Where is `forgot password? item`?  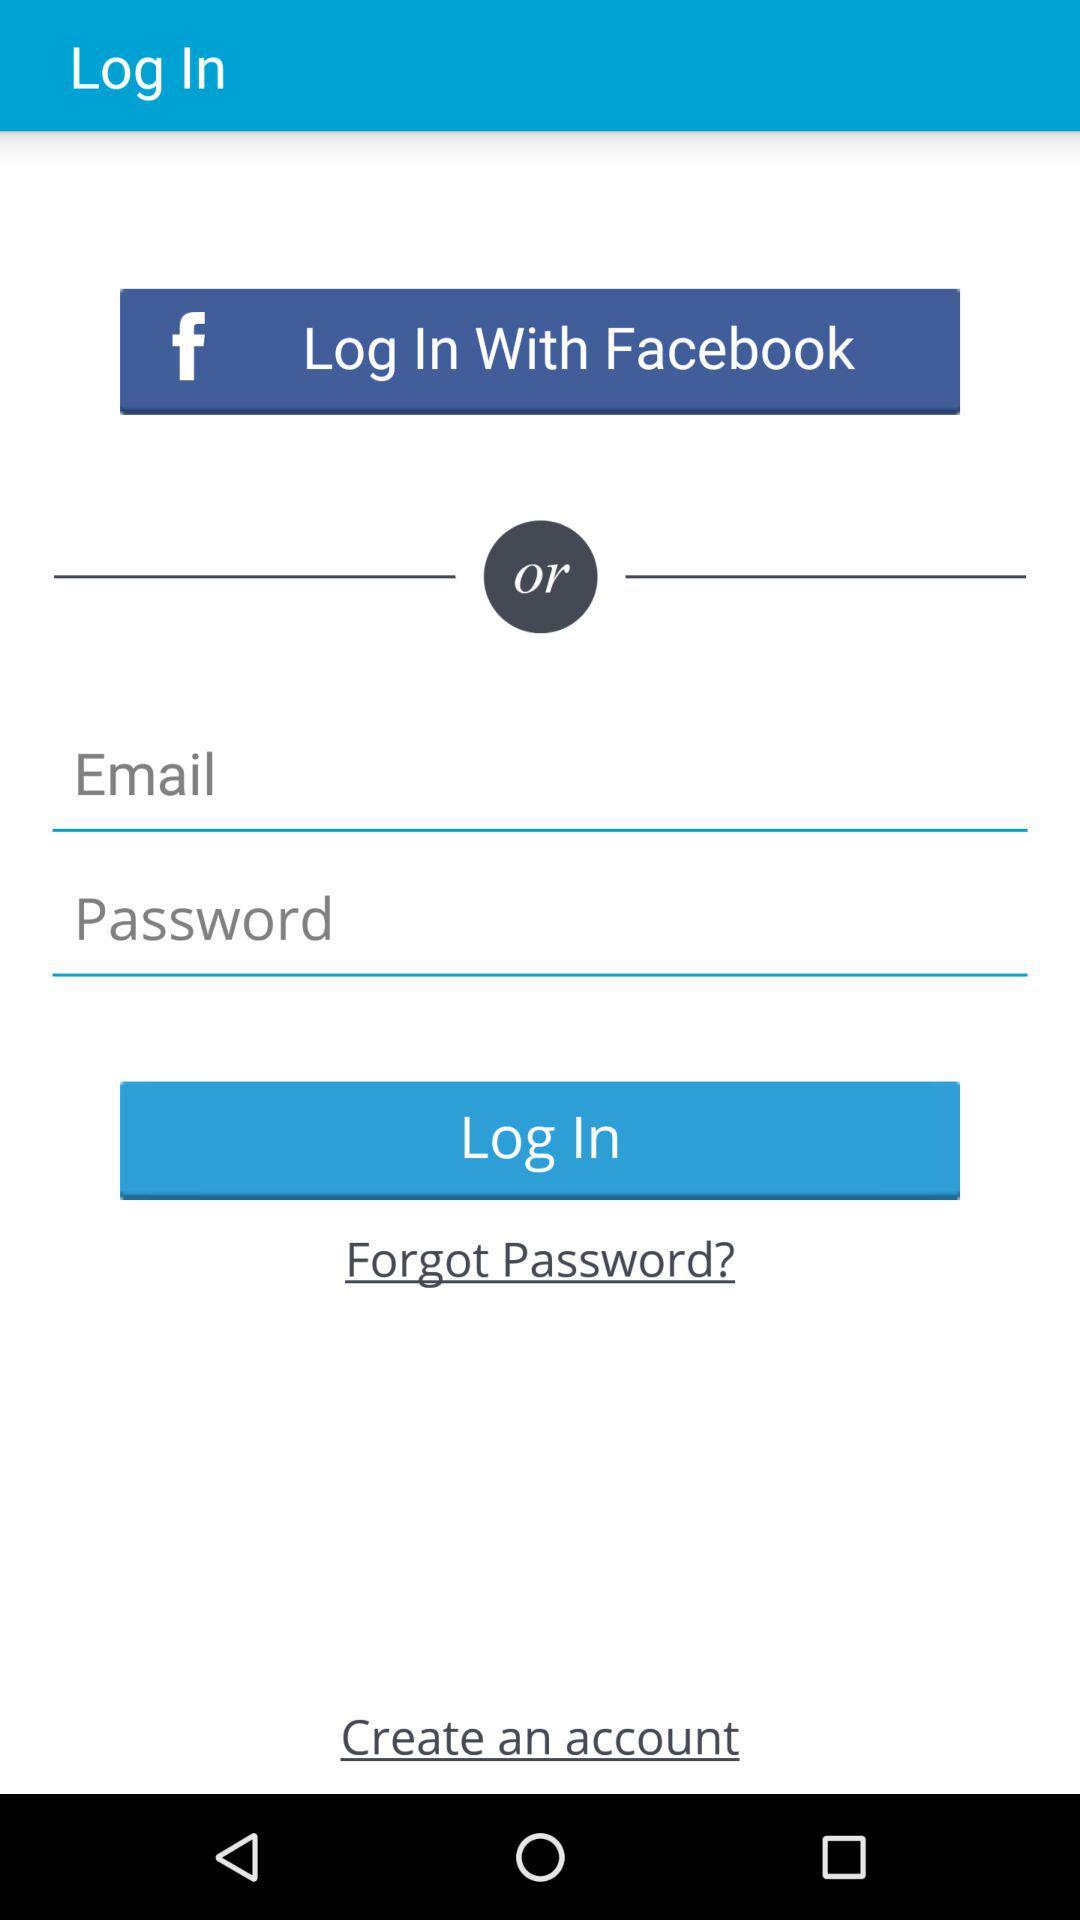 forgot password? item is located at coordinates (540, 1257).